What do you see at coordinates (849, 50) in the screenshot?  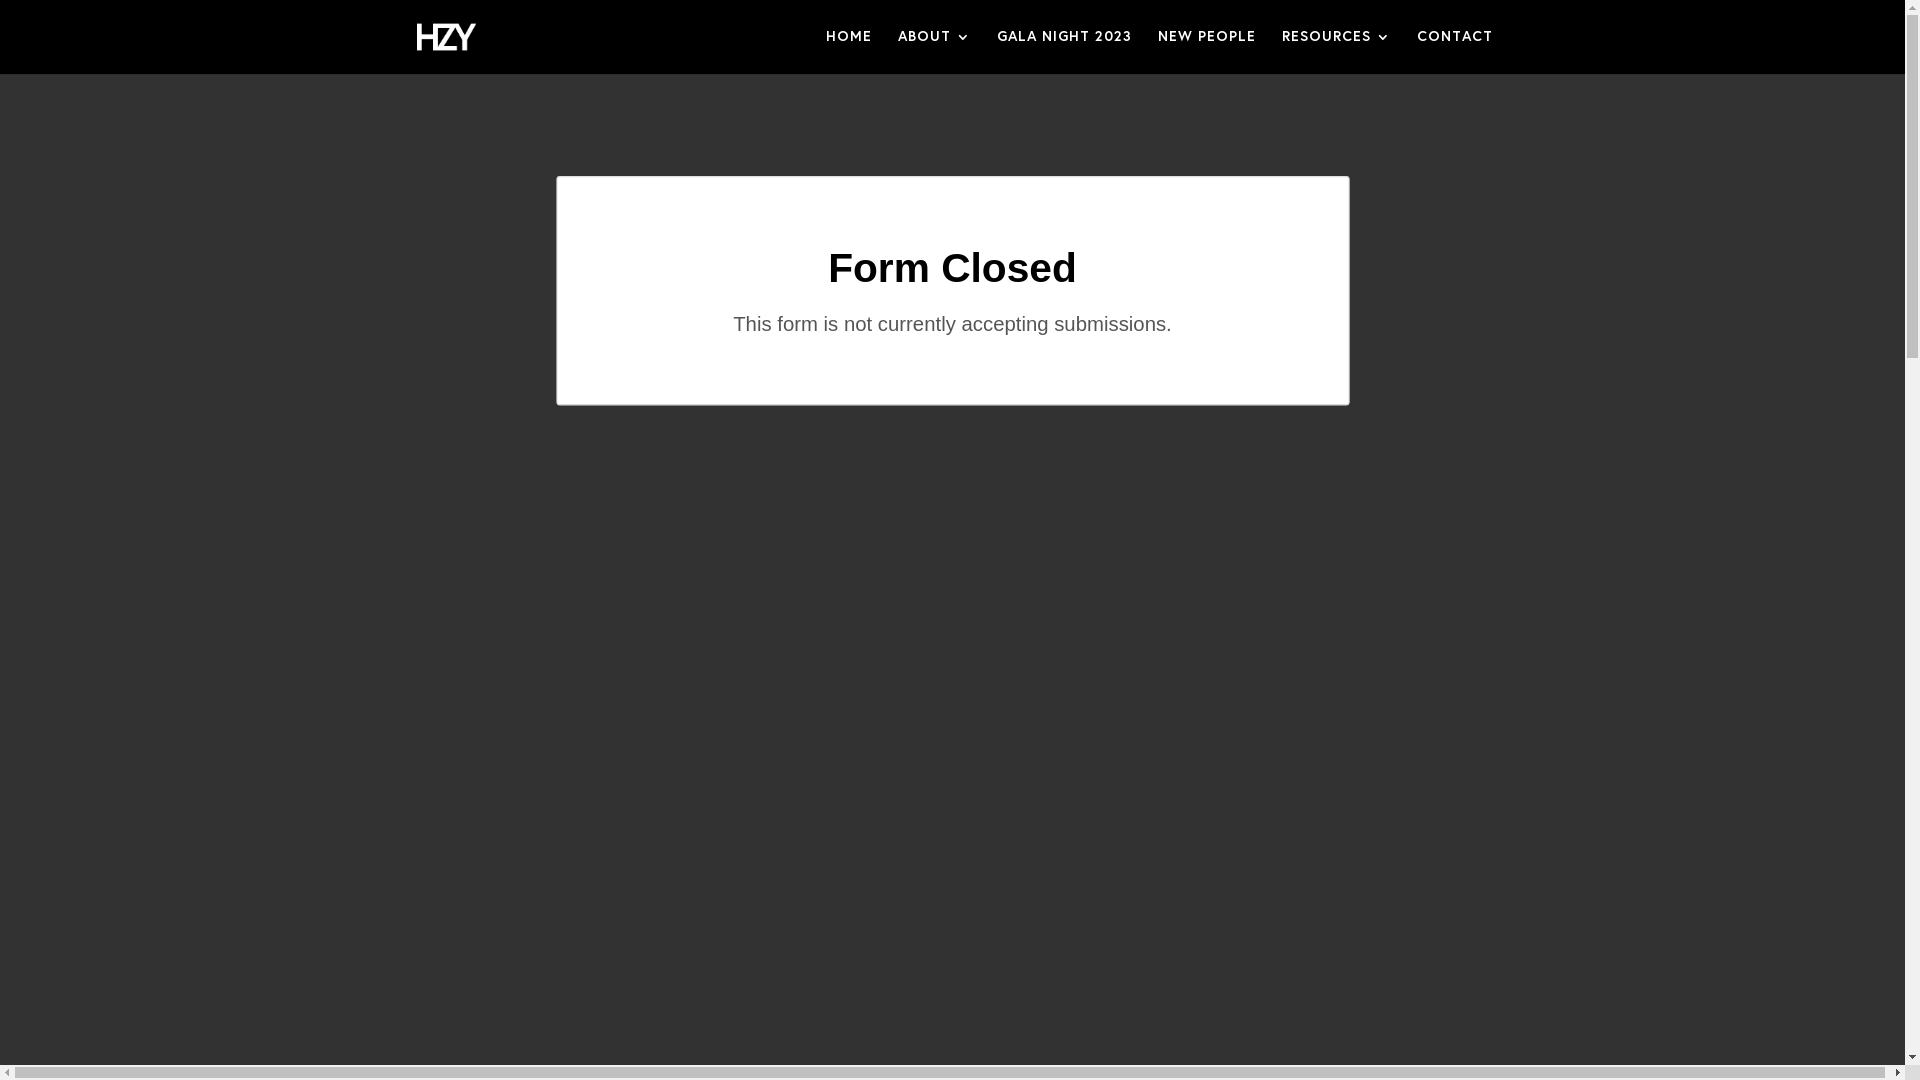 I see `'HOME'` at bounding box center [849, 50].